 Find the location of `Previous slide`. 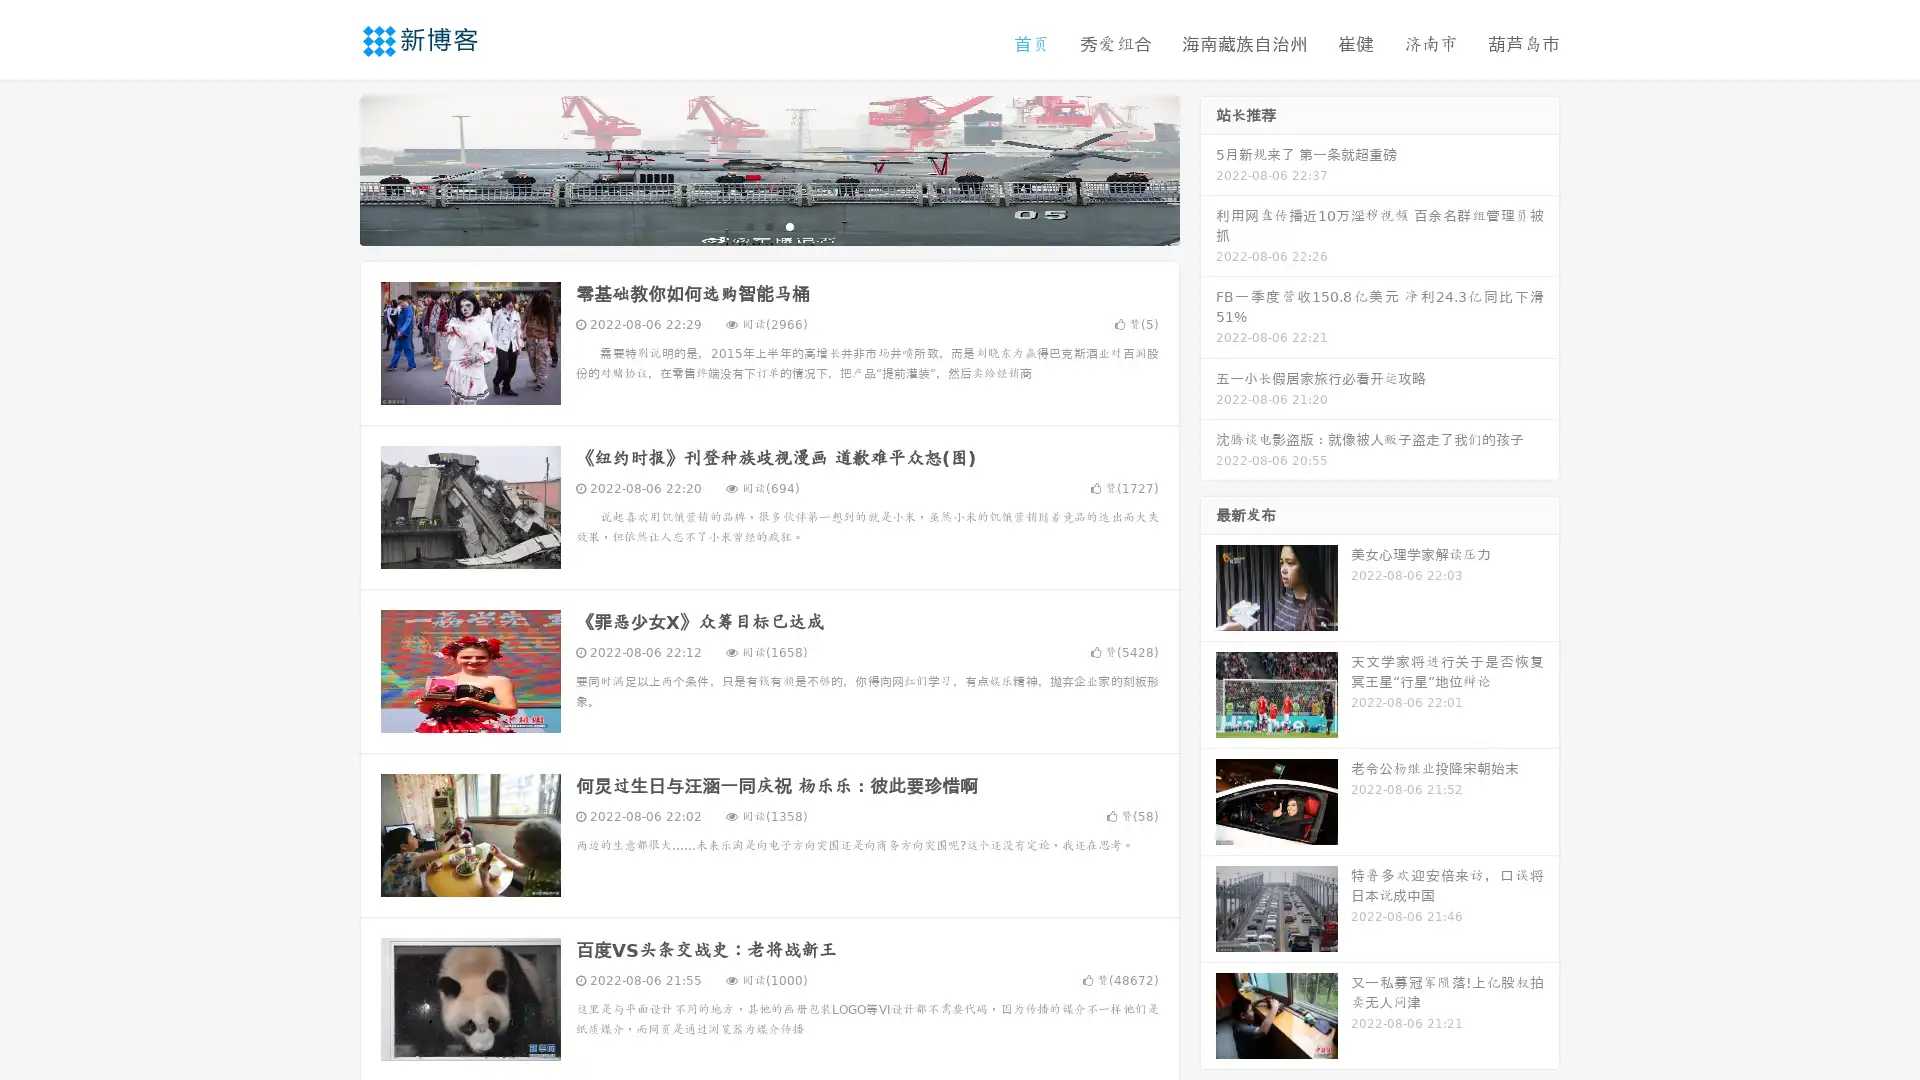

Previous slide is located at coordinates (330, 168).